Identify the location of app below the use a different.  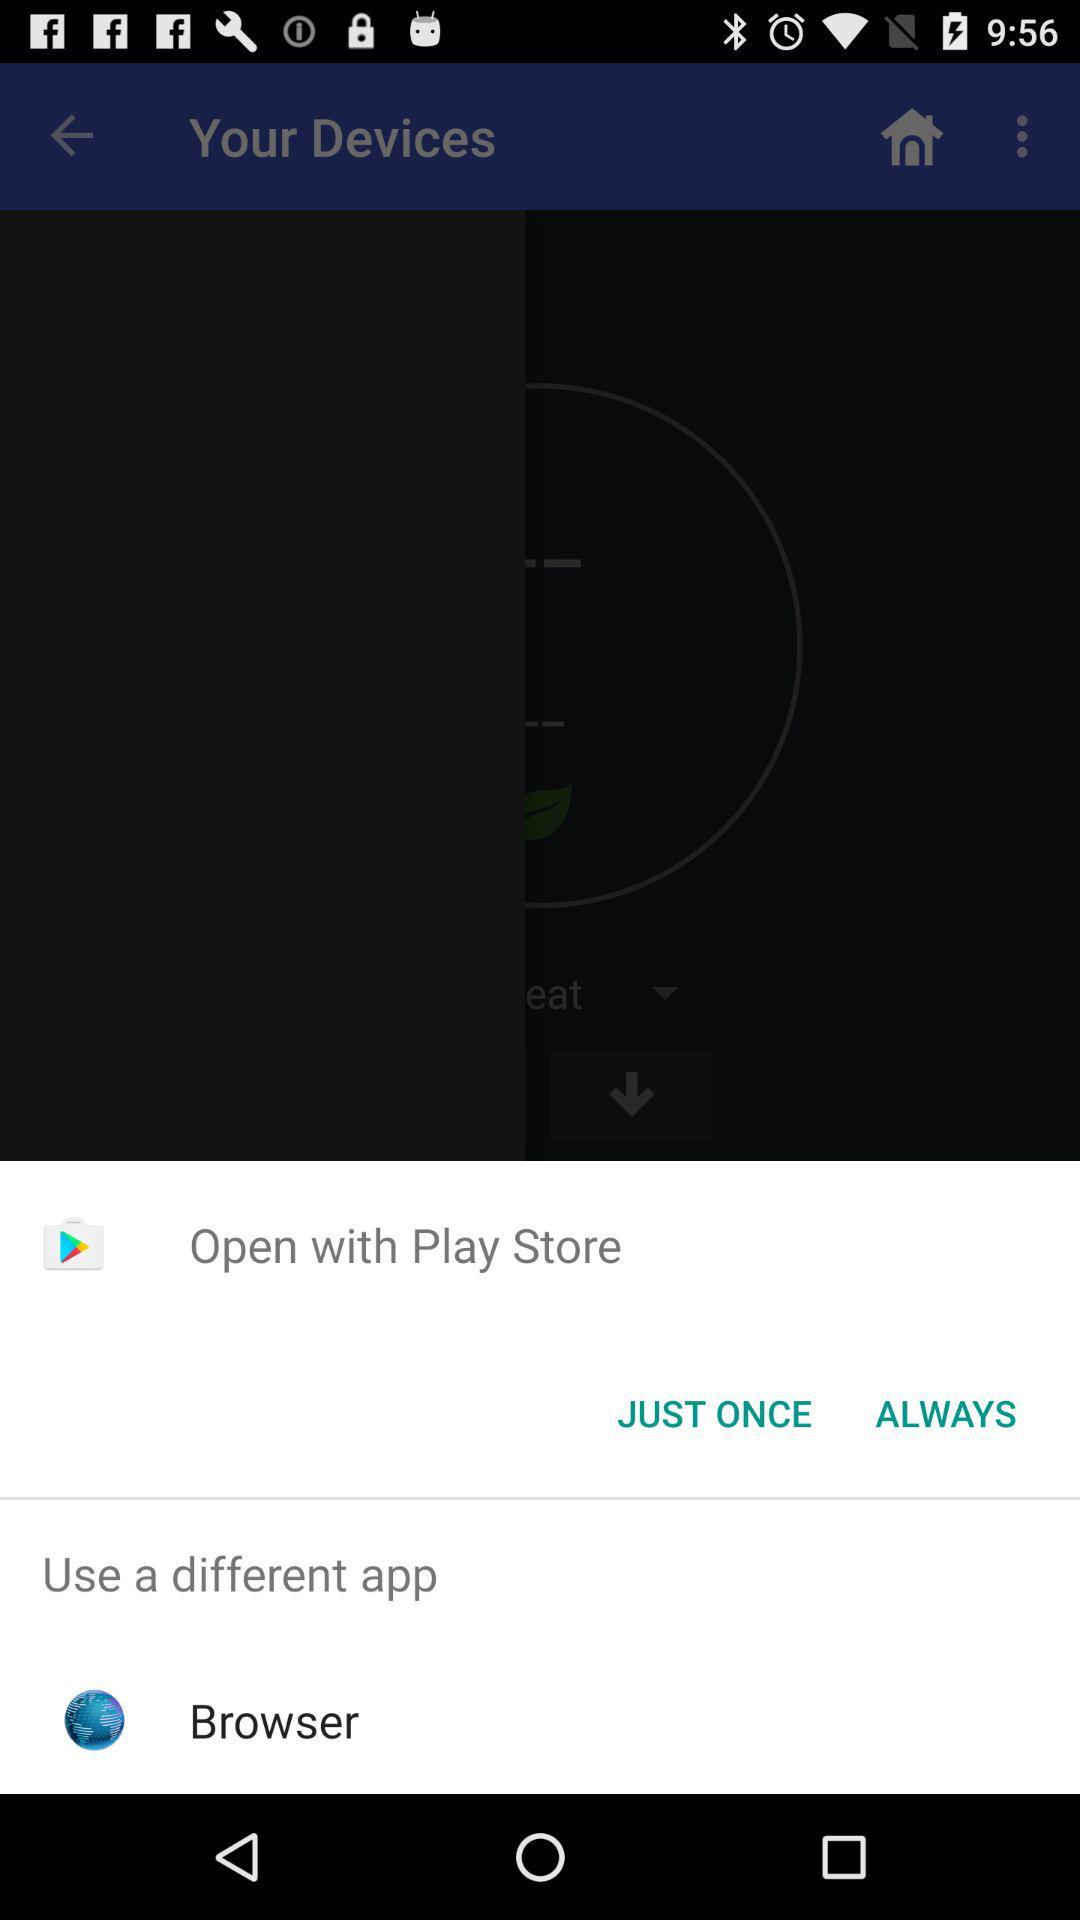
(274, 1719).